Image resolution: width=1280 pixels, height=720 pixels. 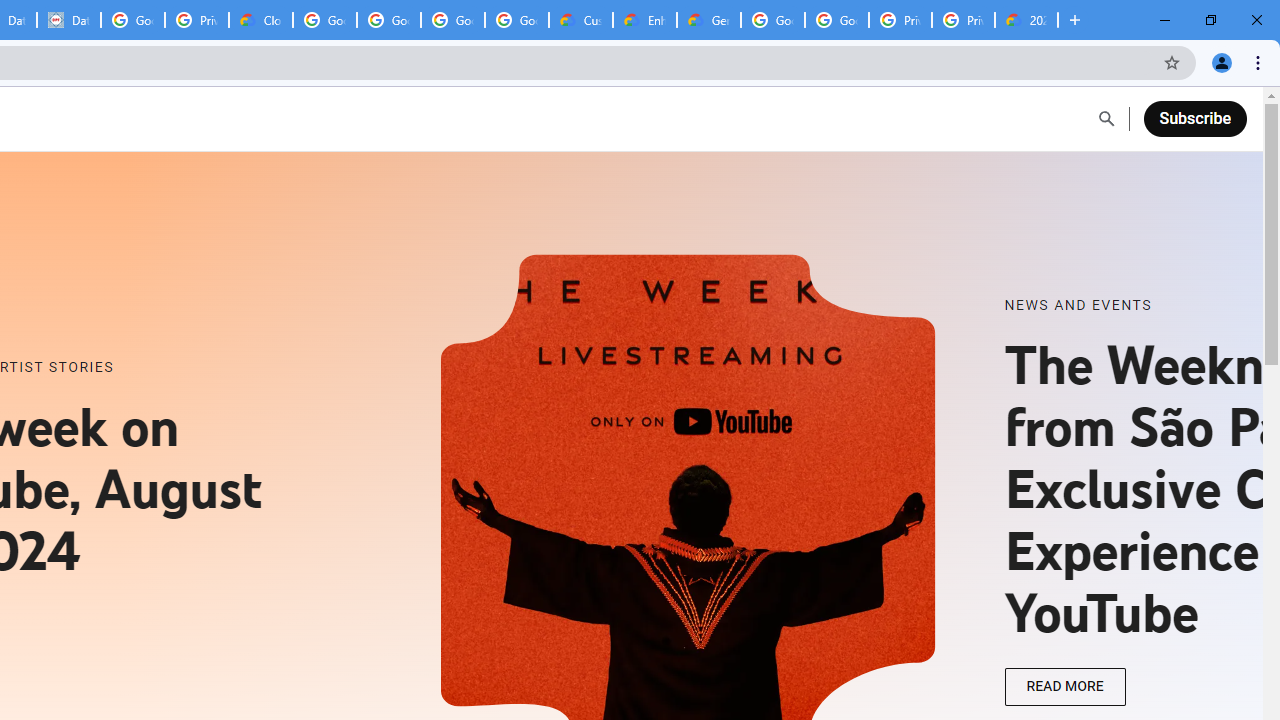 What do you see at coordinates (709, 20) in the screenshot?
I see `'Gemini for Business and Developers | Google Cloud'` at bounding box center [709, 20].